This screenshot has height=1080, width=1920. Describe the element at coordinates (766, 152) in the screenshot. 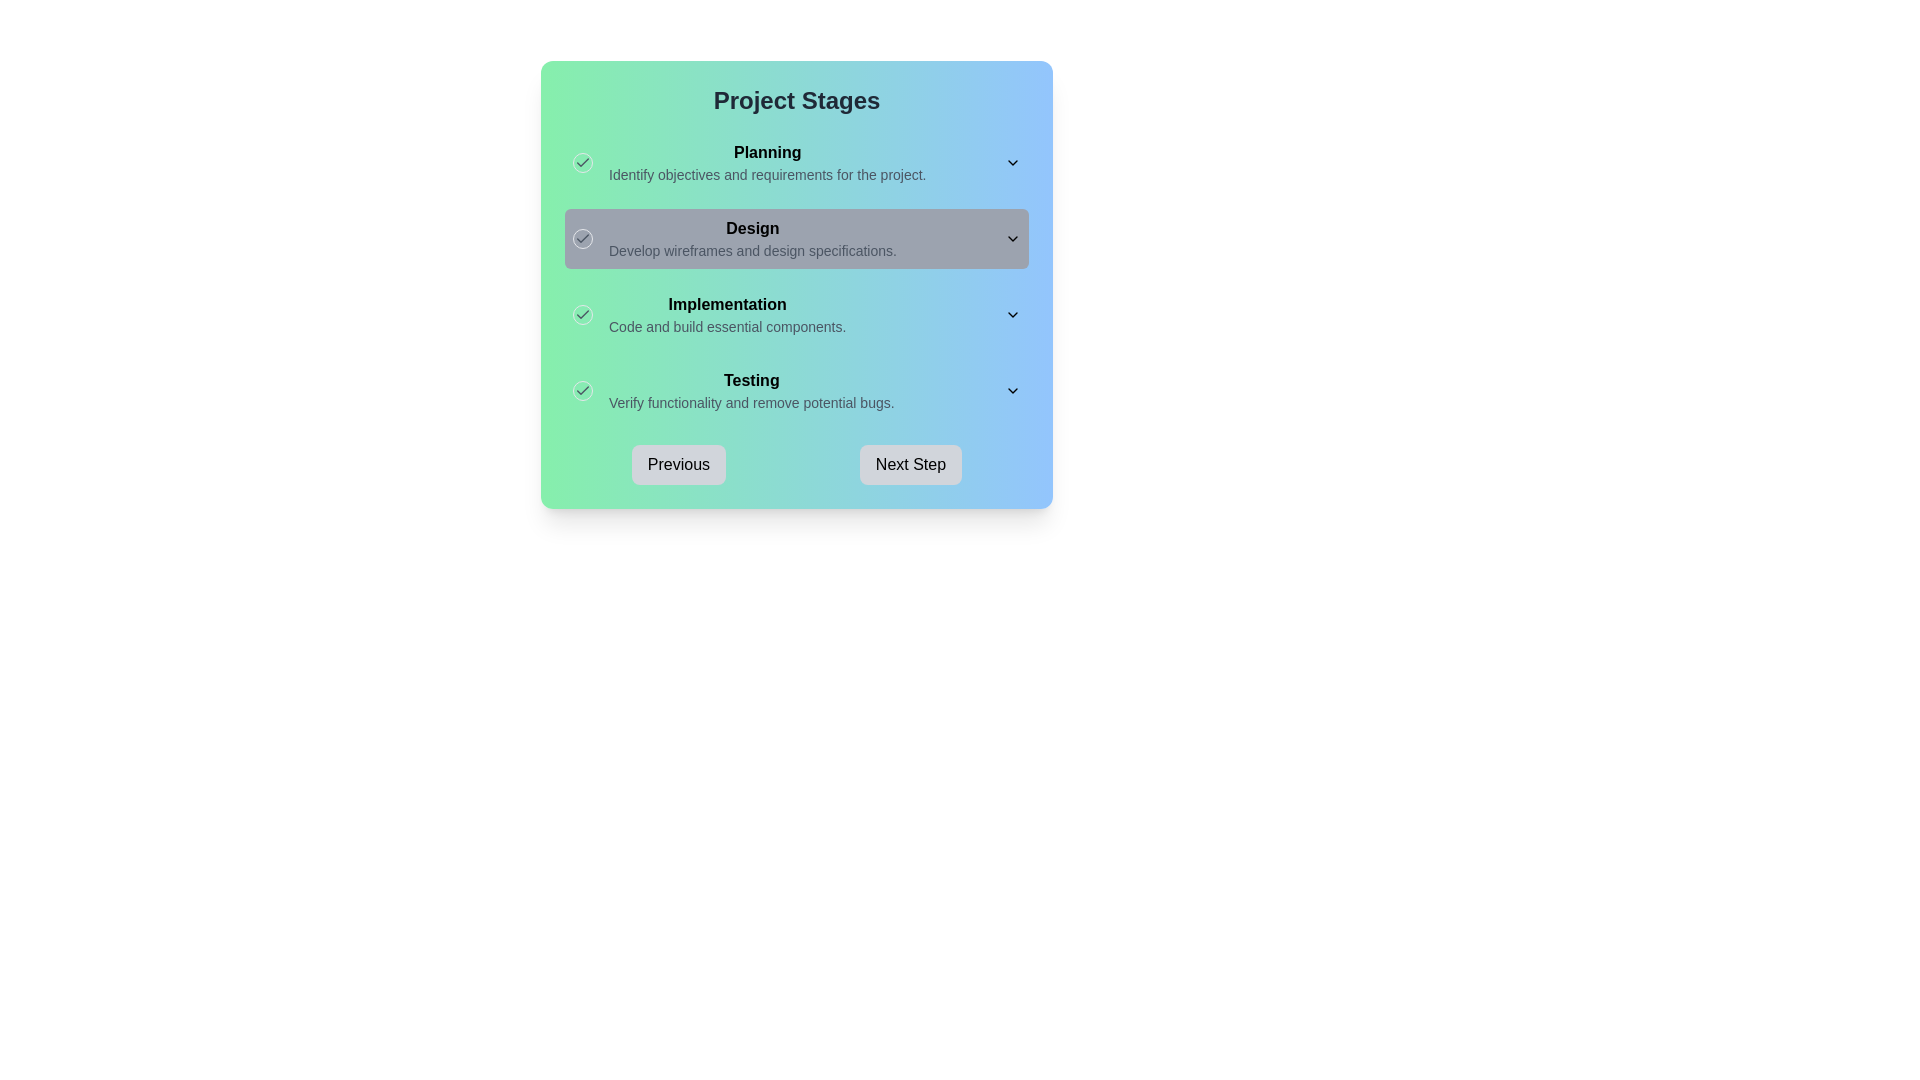

I see `the Text Label that represents the heading for the 'Planning' phase of the project stages, located above the text 'Identify objectives and requirements for the project.'` at that location.